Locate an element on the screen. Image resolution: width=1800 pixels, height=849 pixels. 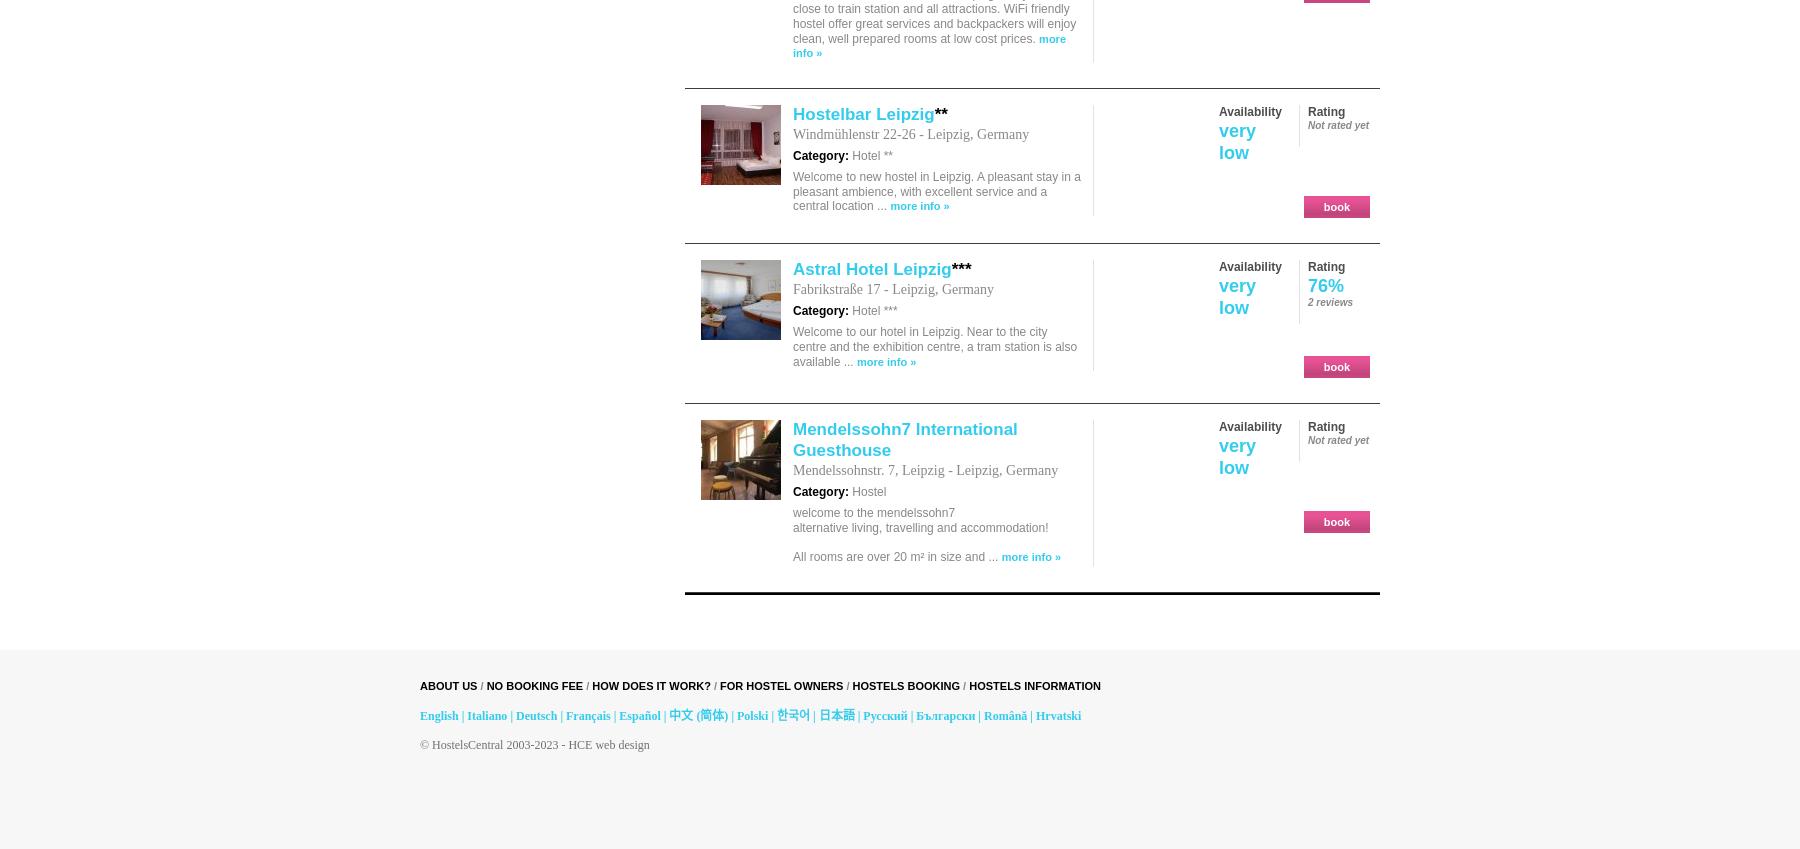
'No booking fee' is located at coordinates (533, 684).